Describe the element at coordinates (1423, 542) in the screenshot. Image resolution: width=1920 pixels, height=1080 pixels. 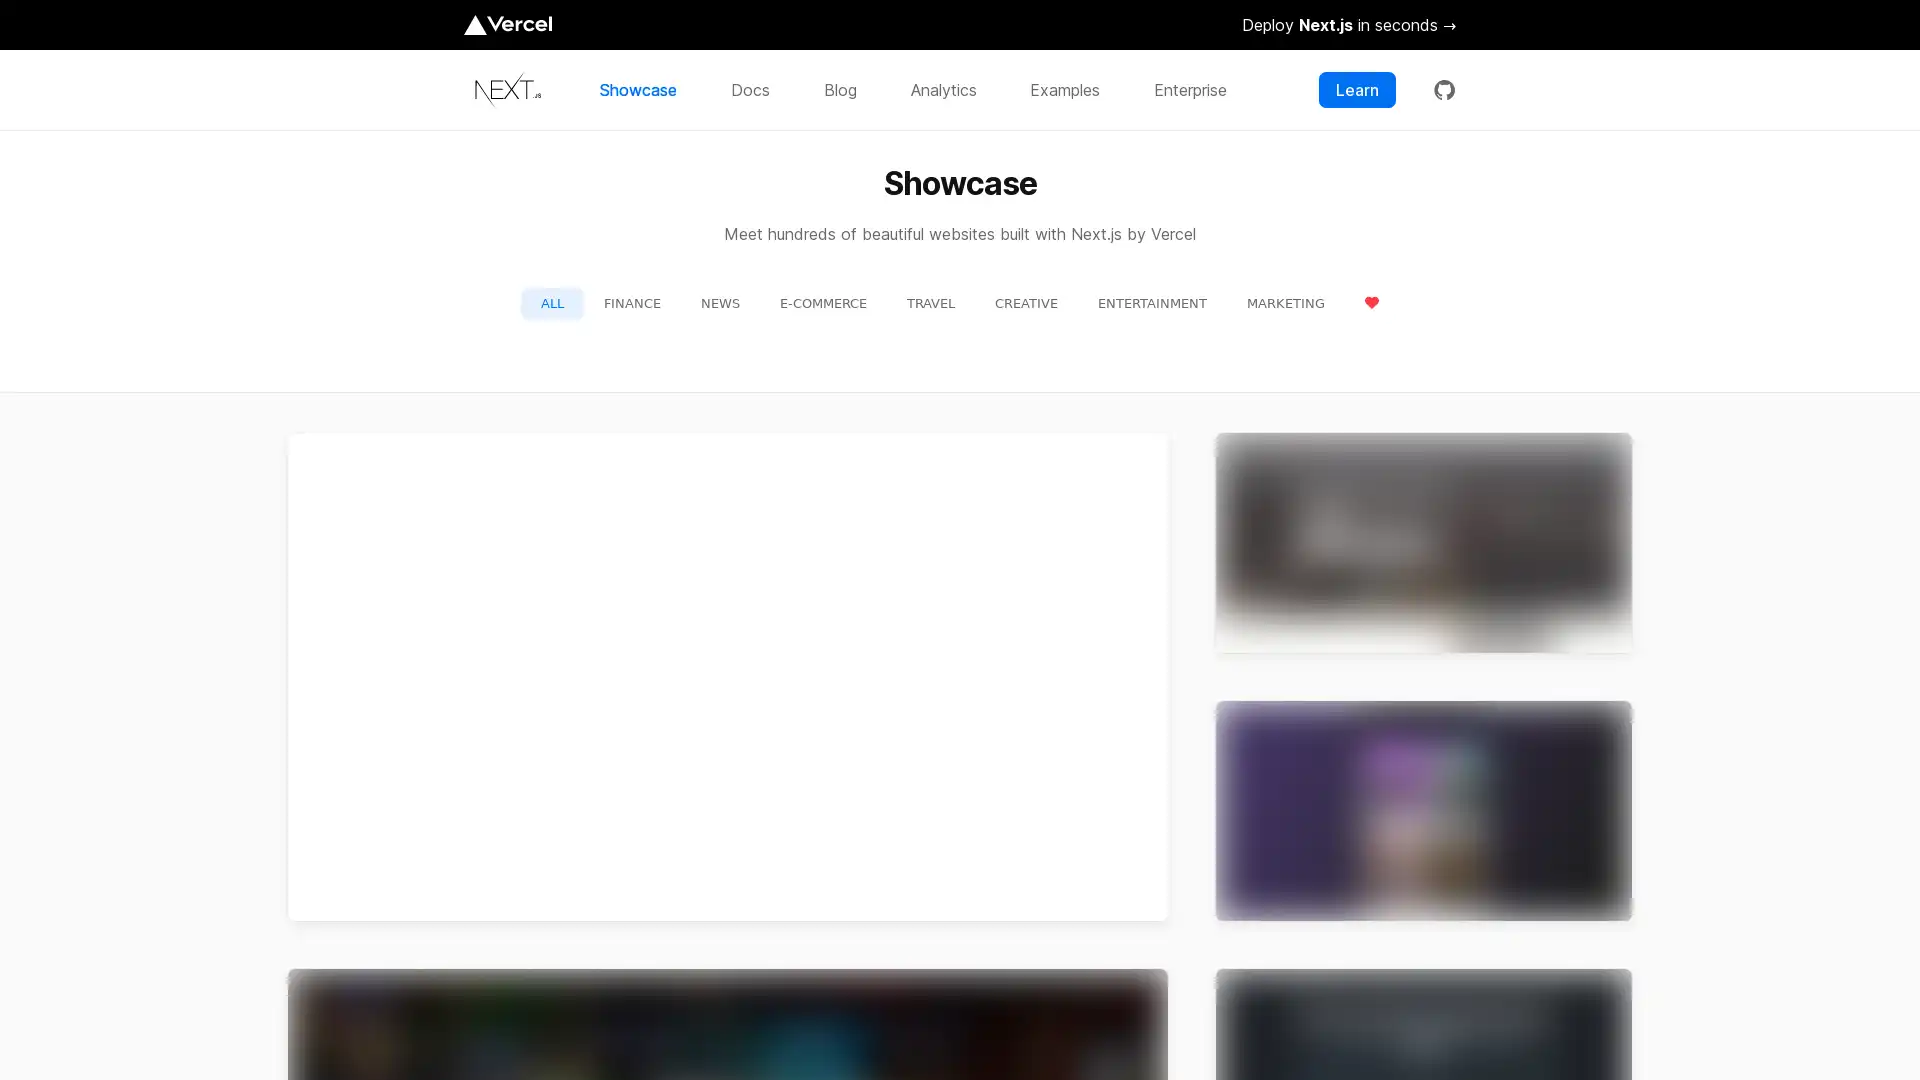
I see `preview for Netflix Jobs Netflix Jobs https://jobs.netflix.com` at that location.